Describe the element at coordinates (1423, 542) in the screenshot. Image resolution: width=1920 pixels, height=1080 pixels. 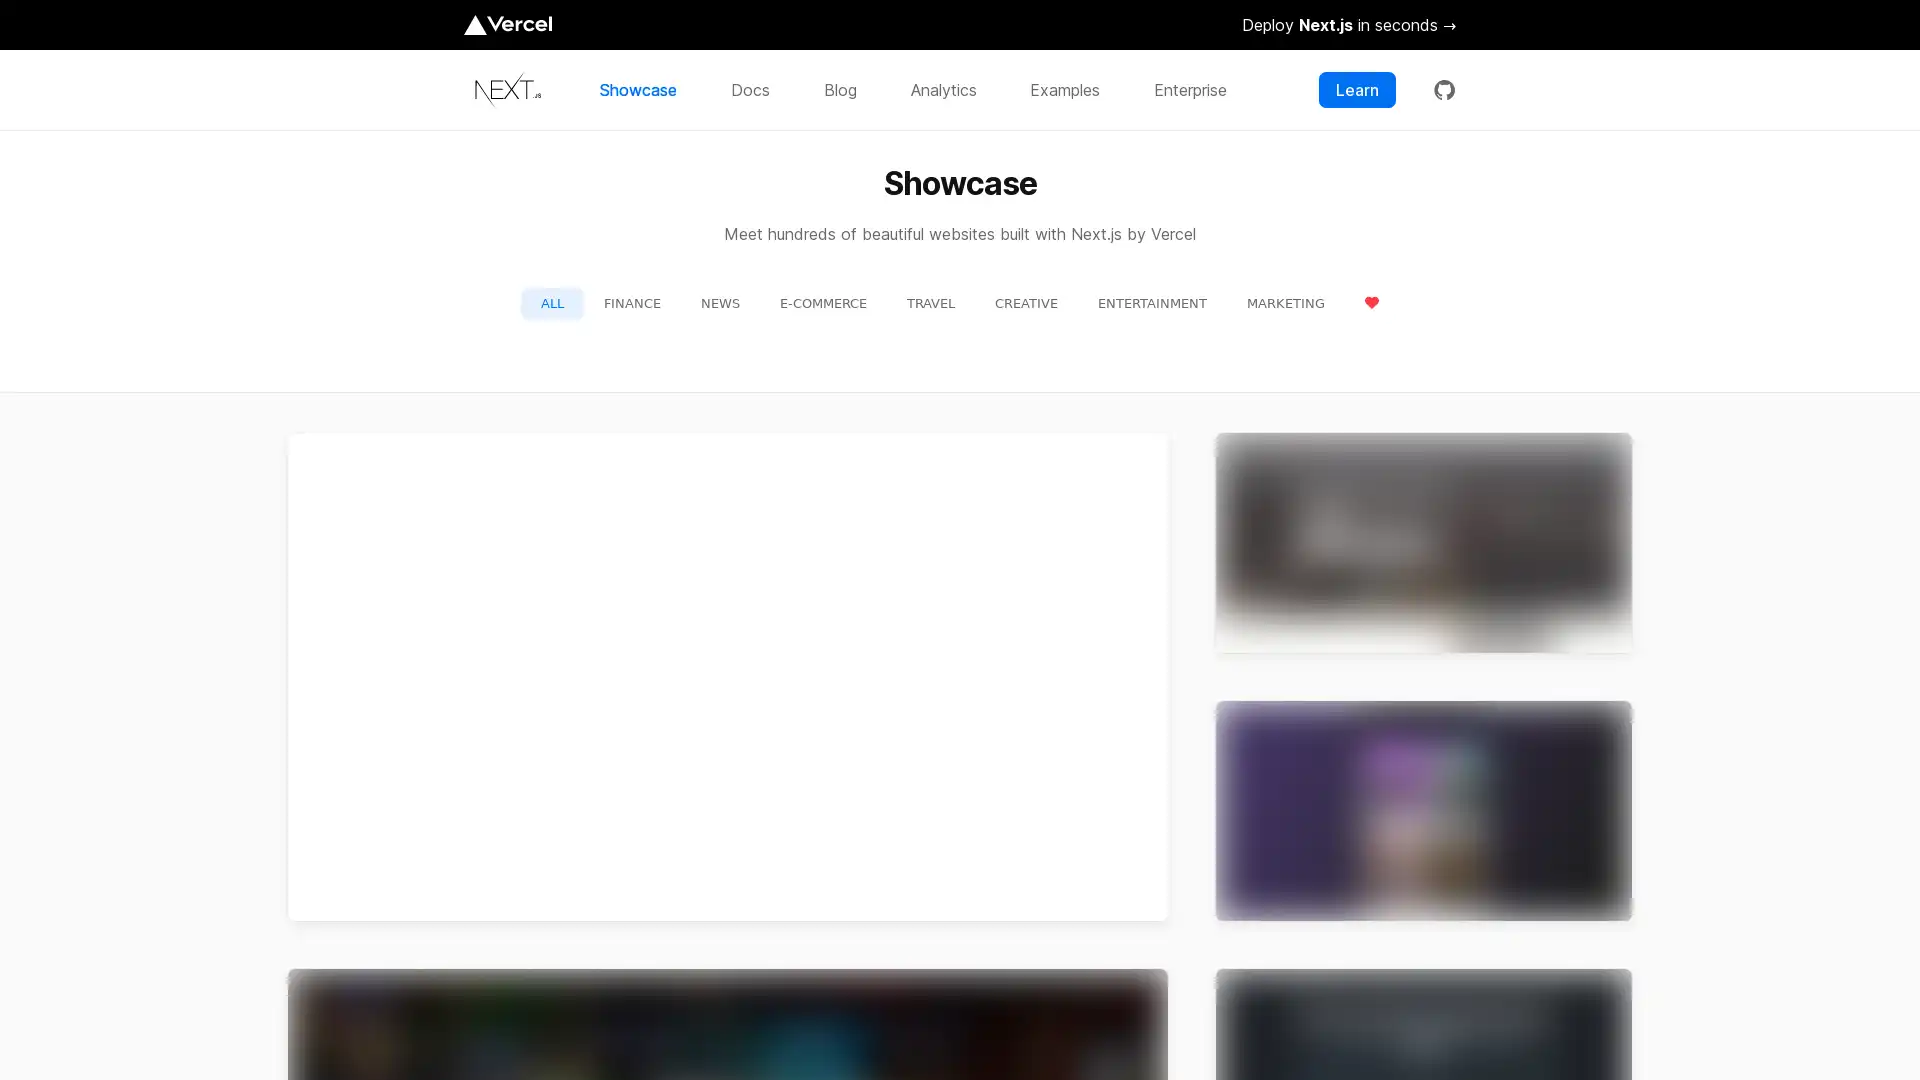
I see `preview for Netflix Jobs Netflix Jobs https://jobs.netflix.com` at that location.